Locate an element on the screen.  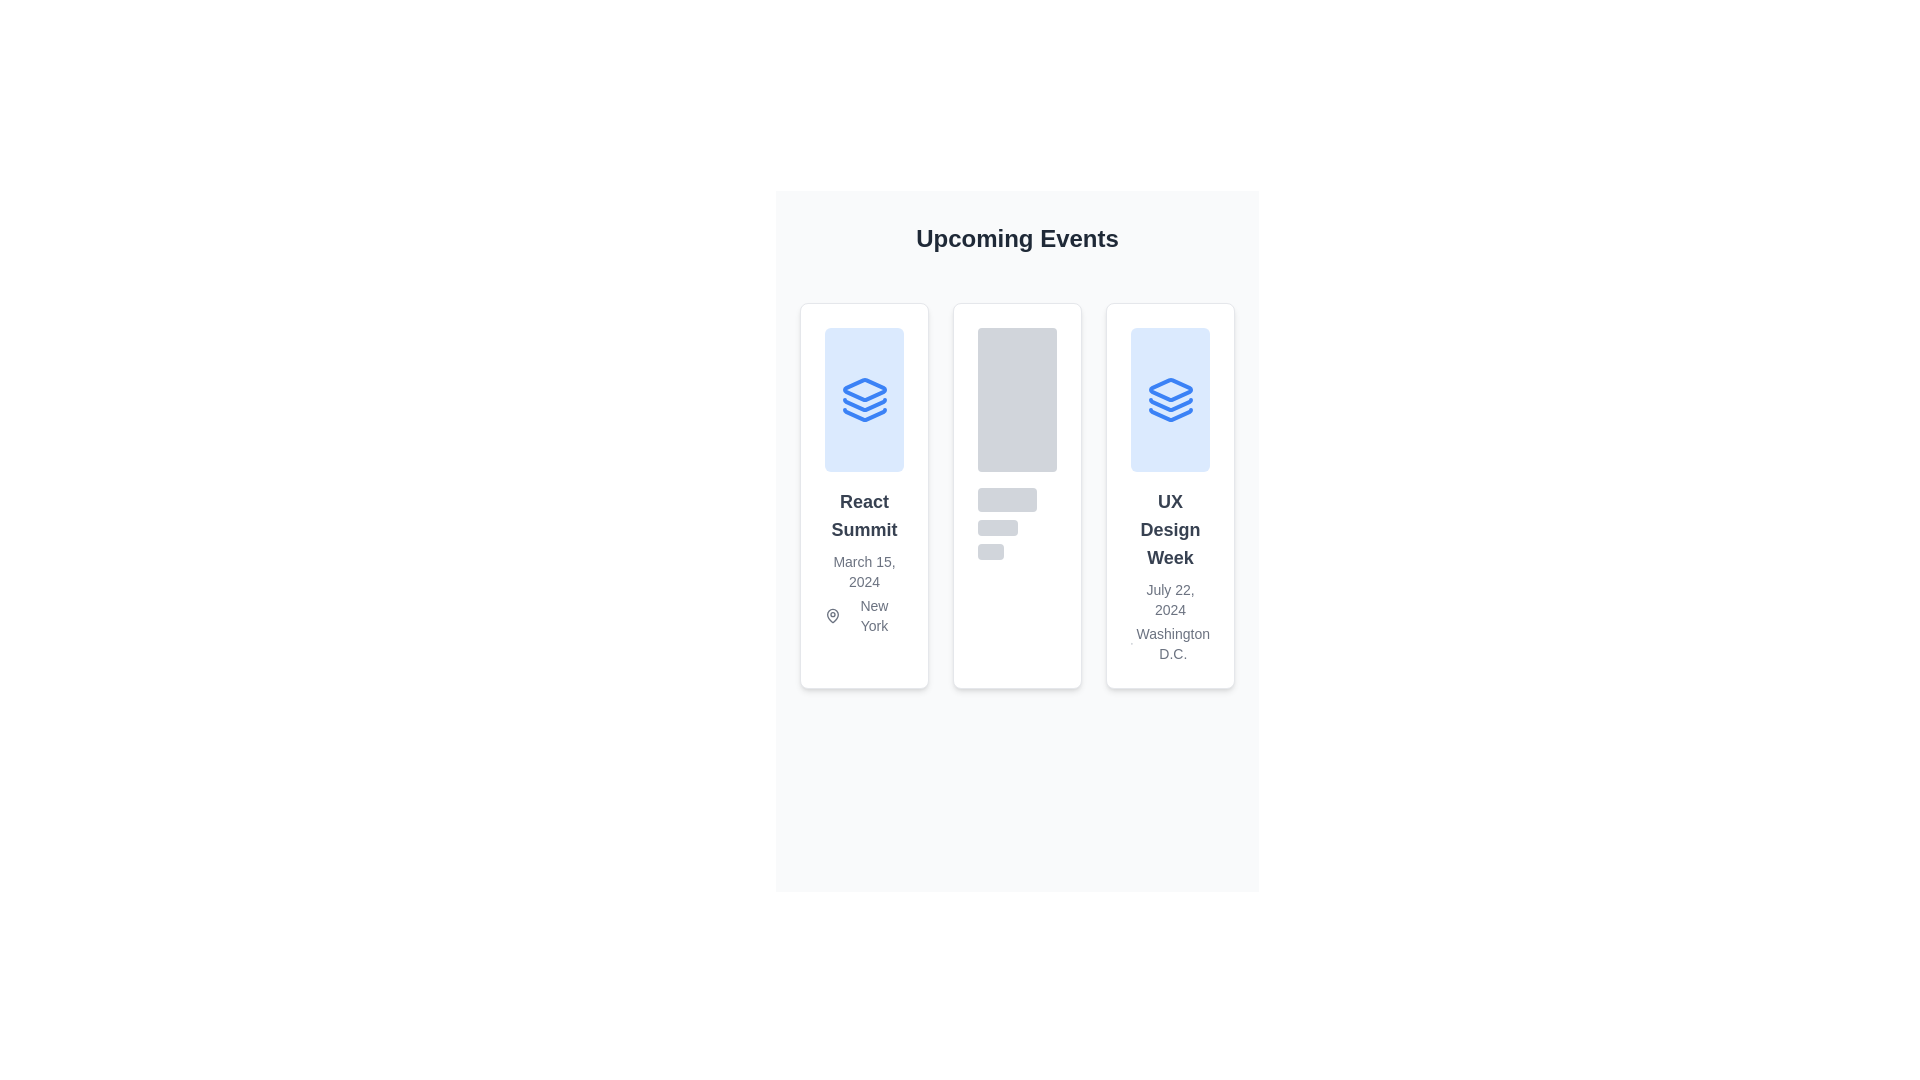
the Loading placeholder card component with a white background and rounded corners located in the 'Upcoming Events' section is located at coordinates (1017, 495).